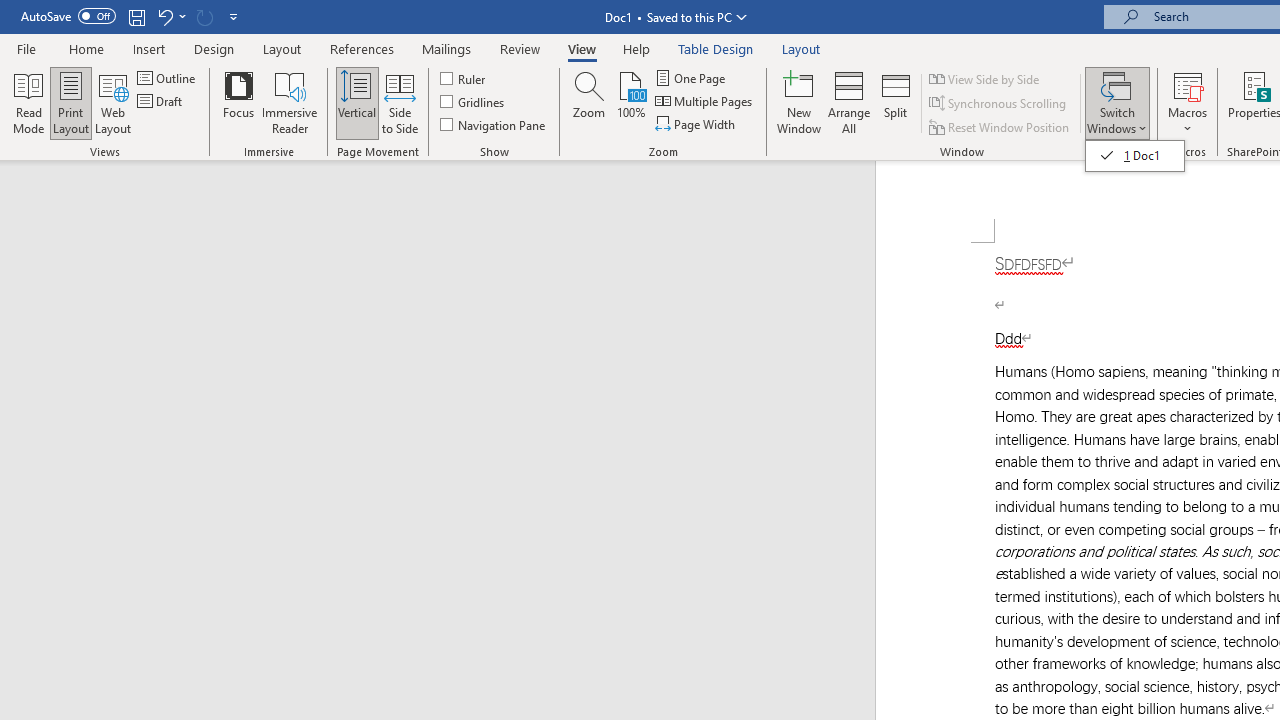  What do you see at coordinates (520, 48) in the screenshot?
I see `'Review'` at bounding box center [520, 48].